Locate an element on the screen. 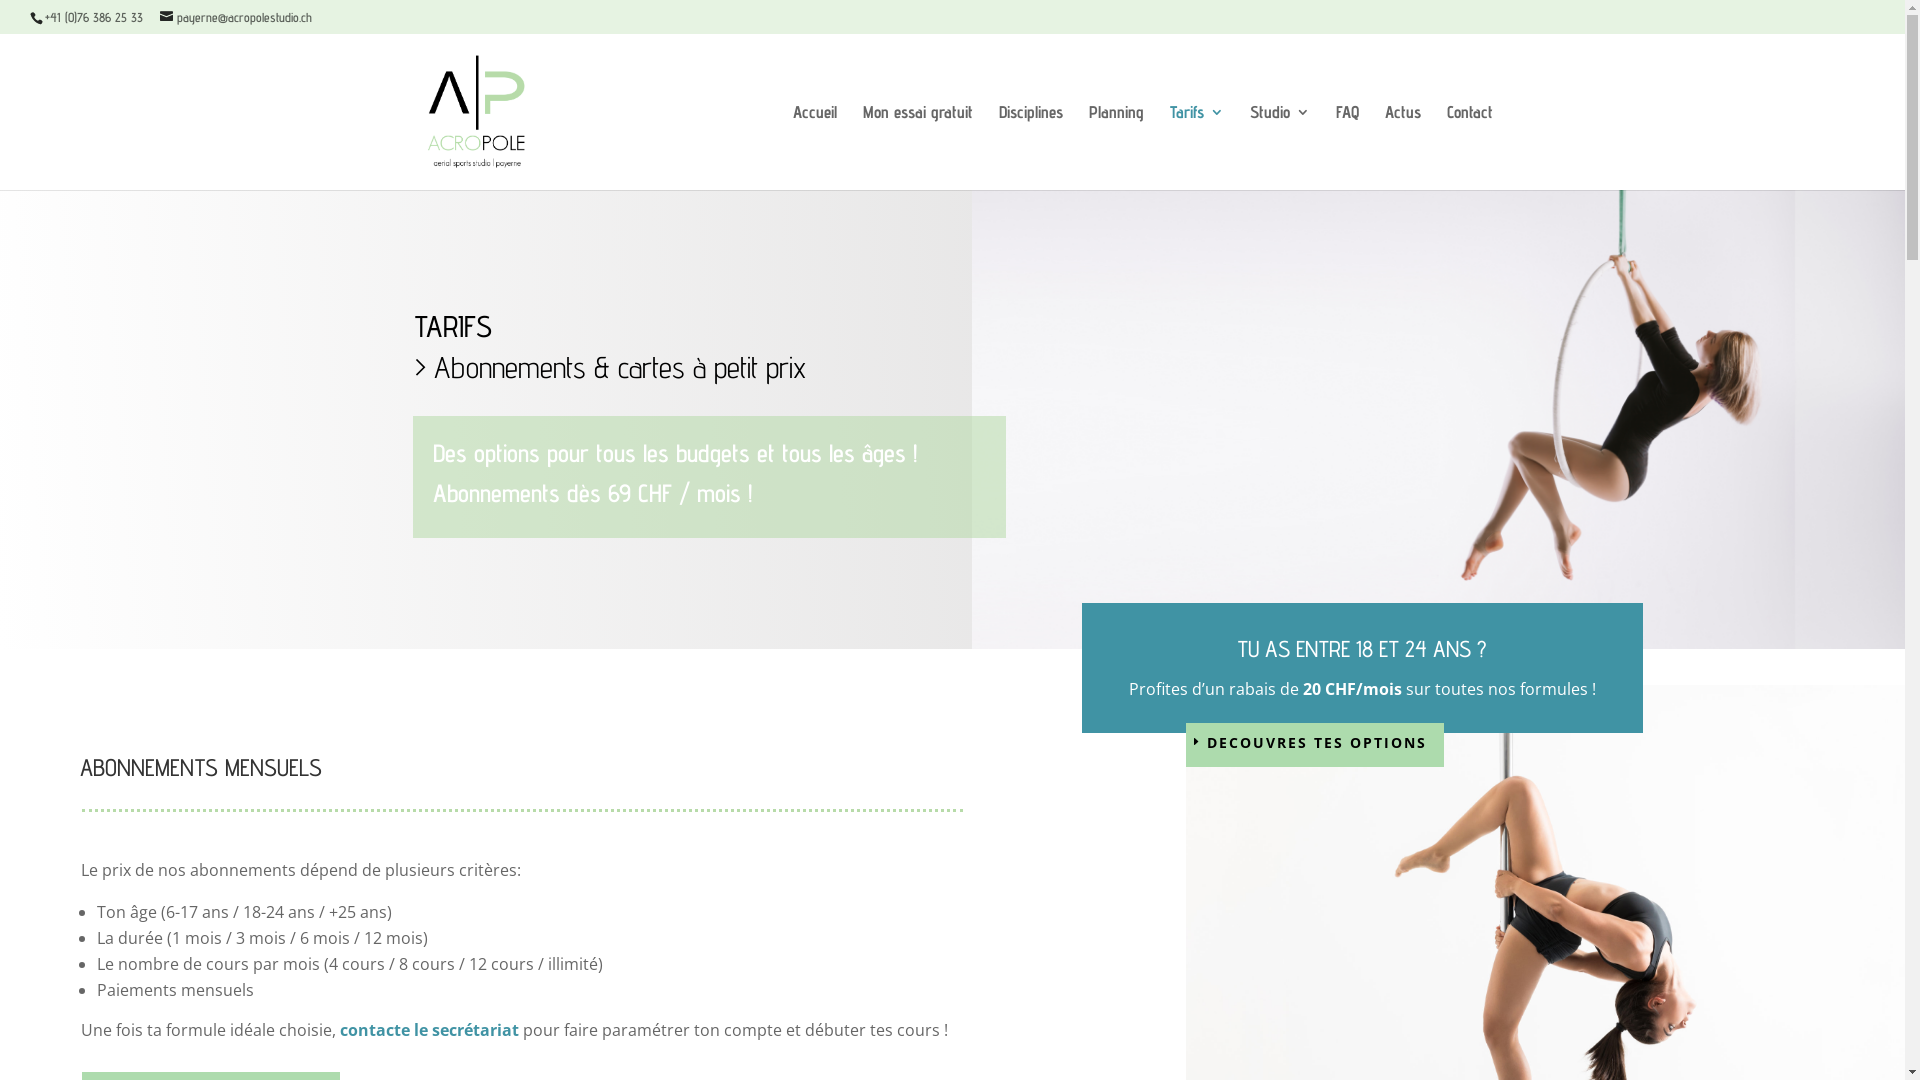 This screenshot has width=1920, height=1080. 'Accueil' is located at coordinates (814, 145).